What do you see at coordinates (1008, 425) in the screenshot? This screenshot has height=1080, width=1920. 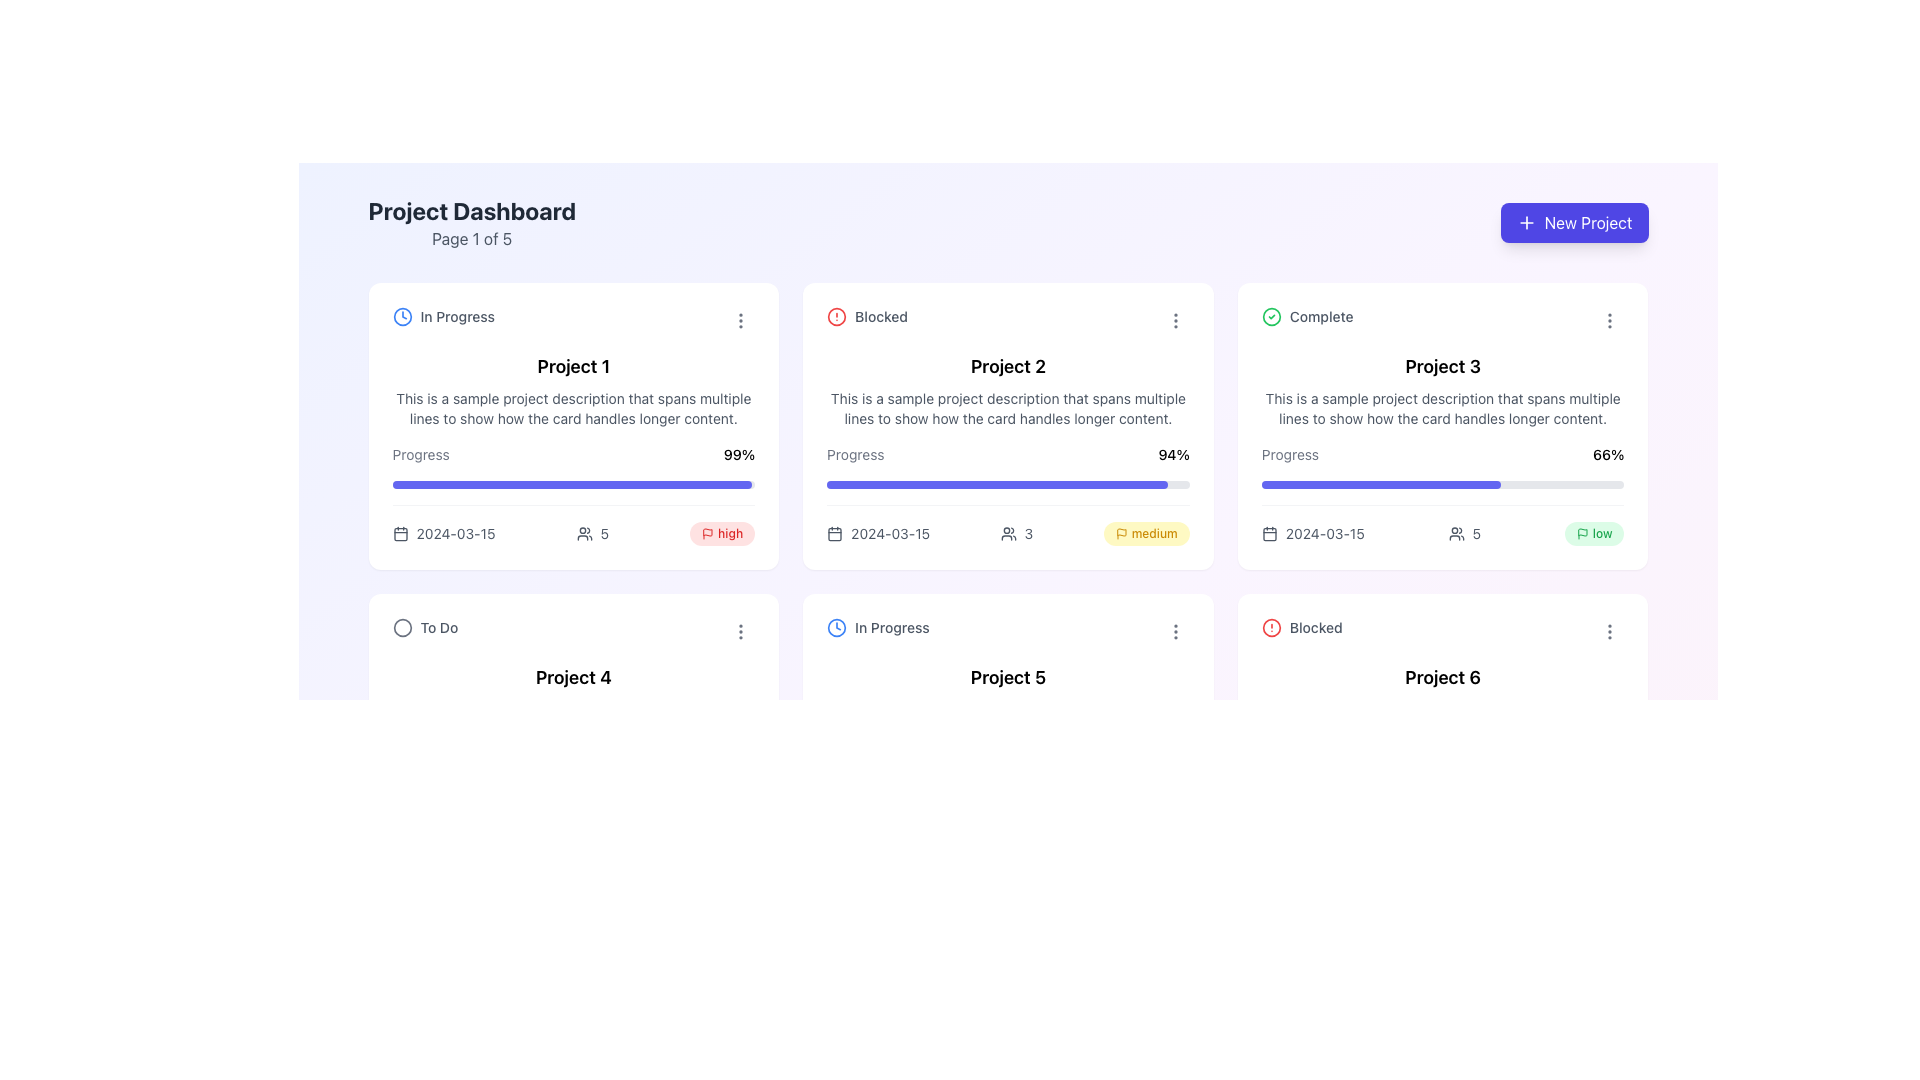 I see `the 'Project 2' card component` at bounding box center [1008, 425].